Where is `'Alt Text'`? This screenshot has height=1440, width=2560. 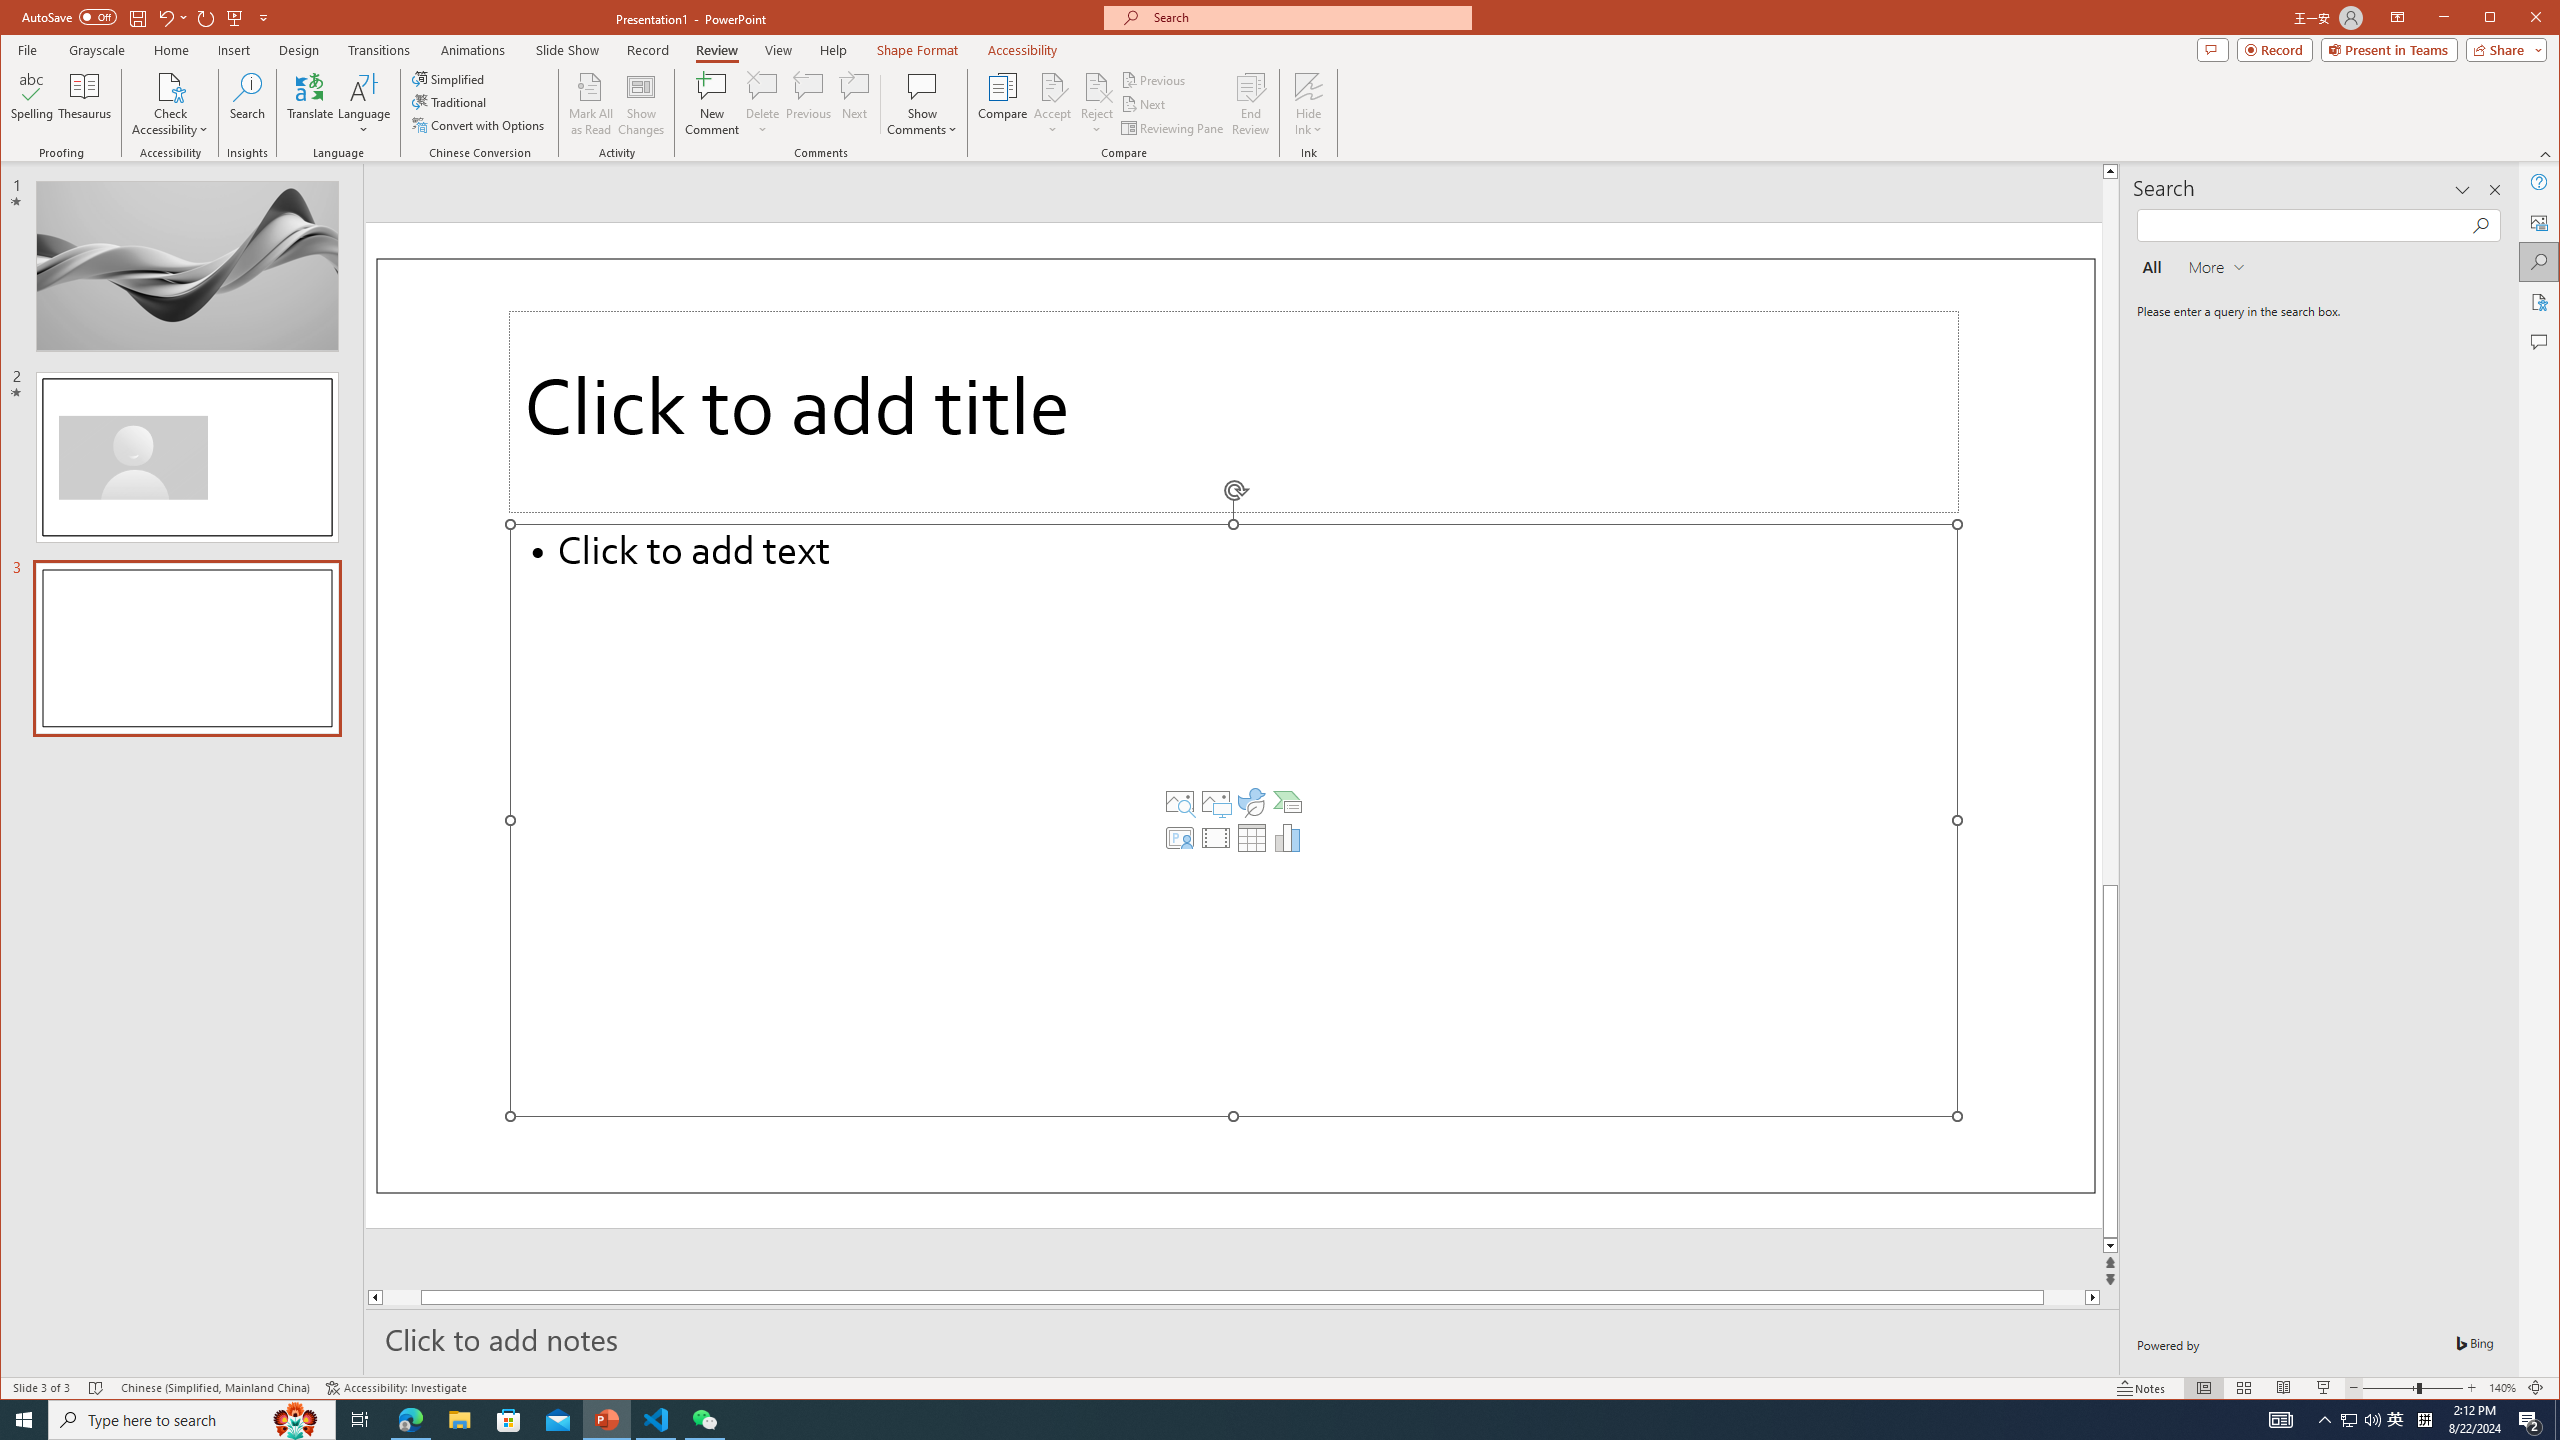
'Alt Text' is located at coordinates (2539, 221).